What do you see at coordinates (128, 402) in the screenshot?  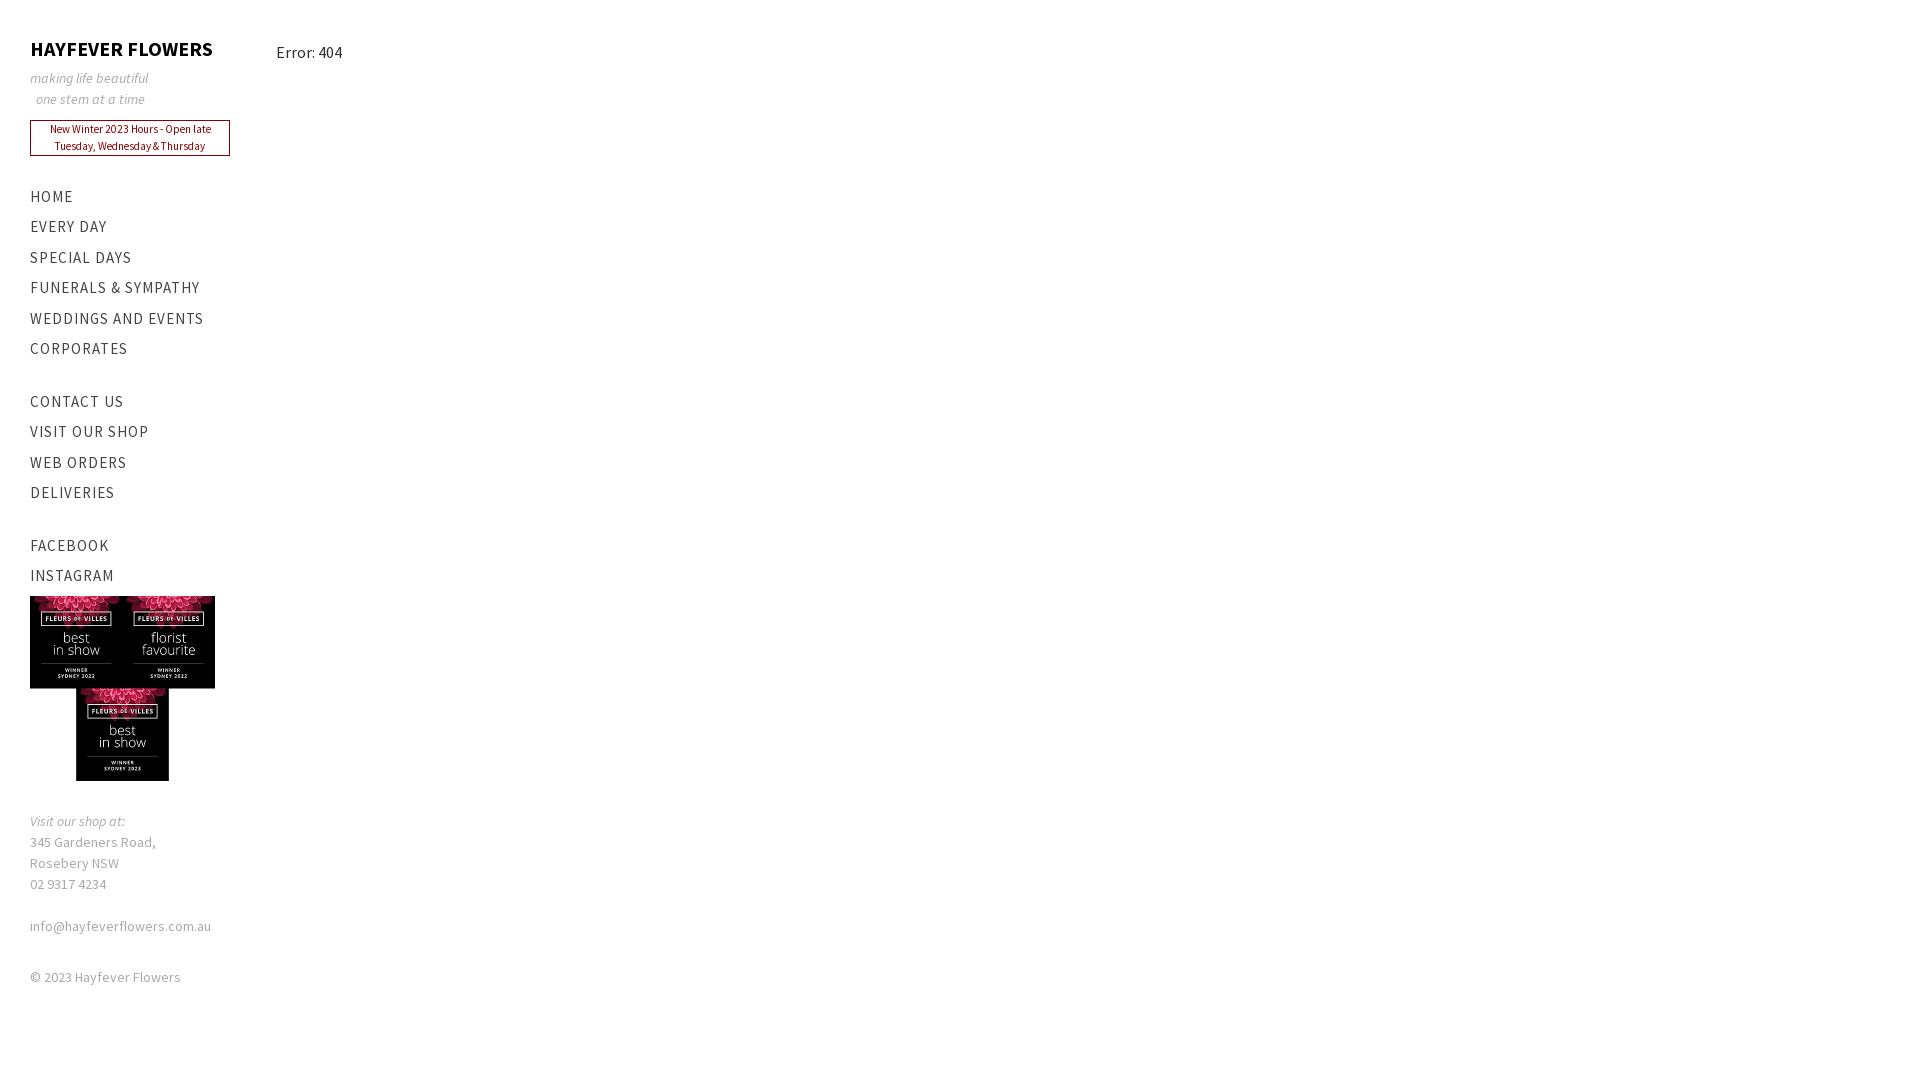 I see `'CONTACT US'` at bounding box center [128, 402].